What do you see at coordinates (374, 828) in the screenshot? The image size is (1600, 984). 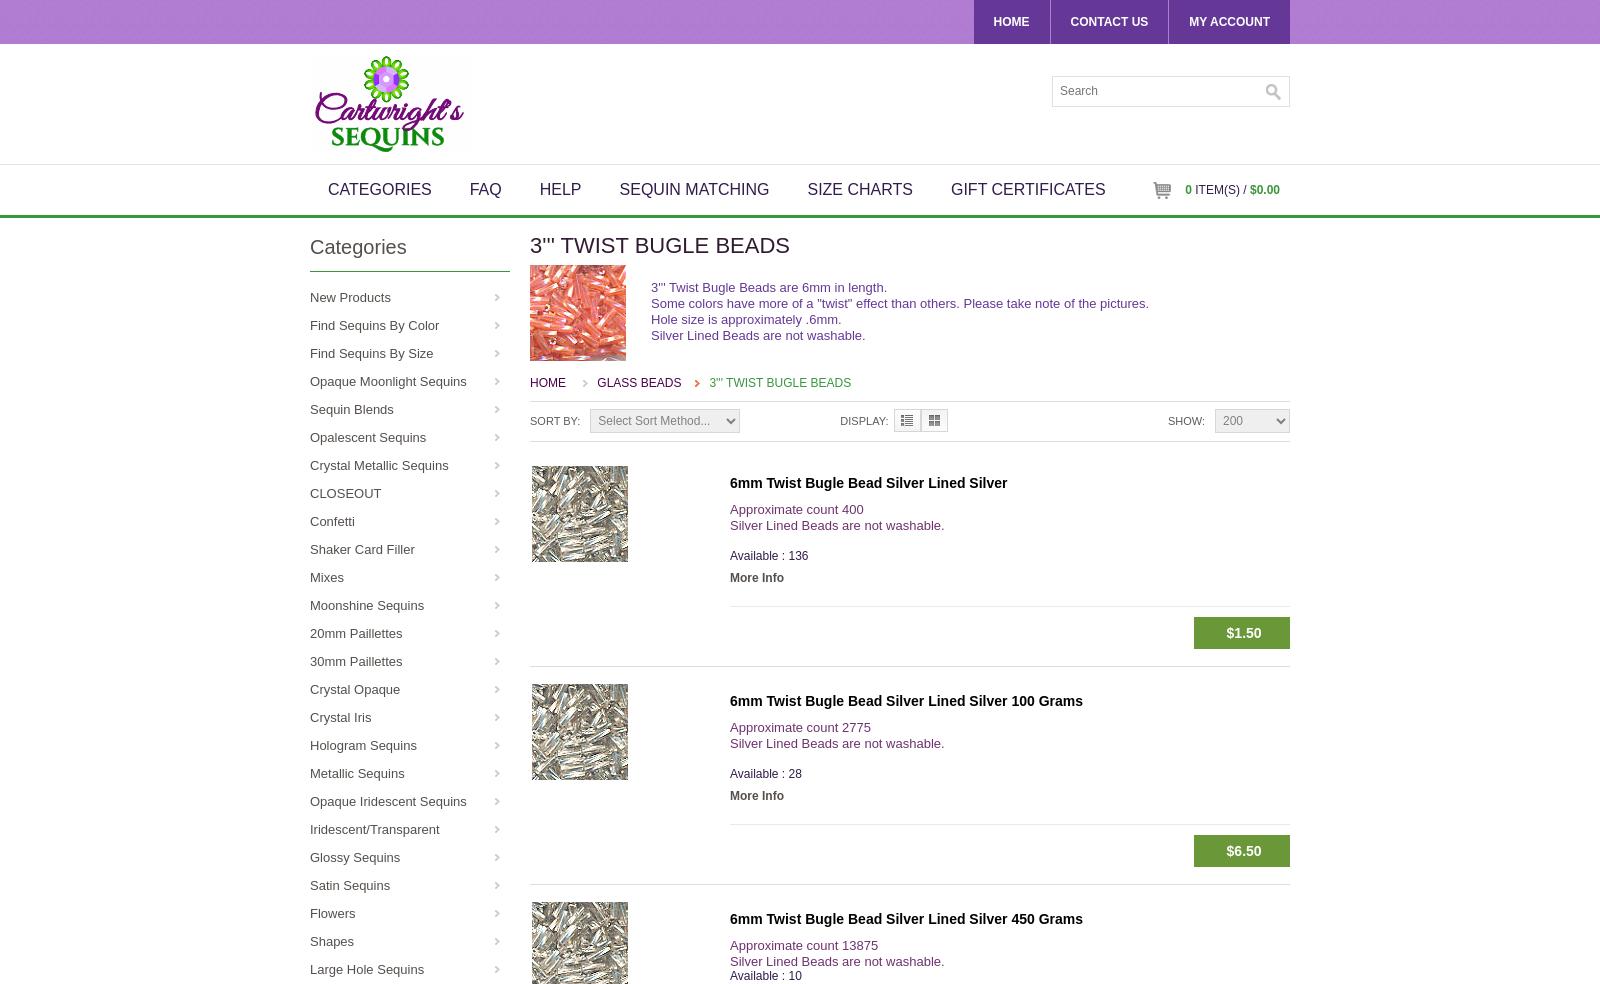 I see `'Iridescent/Transparent'` at bounding box center [374, 828].